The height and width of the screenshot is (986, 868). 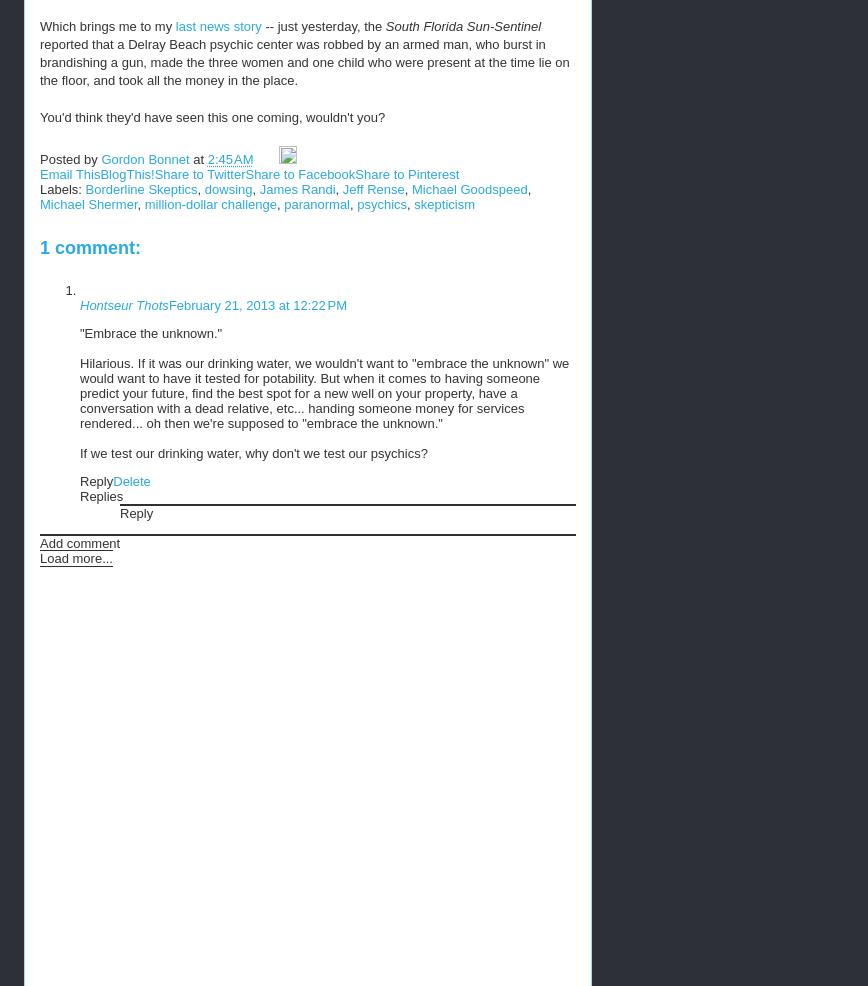 What do you see at coordinates (227, 188) in the screenshot?
I see `'dowsing'` at bounding box center [227, 188].